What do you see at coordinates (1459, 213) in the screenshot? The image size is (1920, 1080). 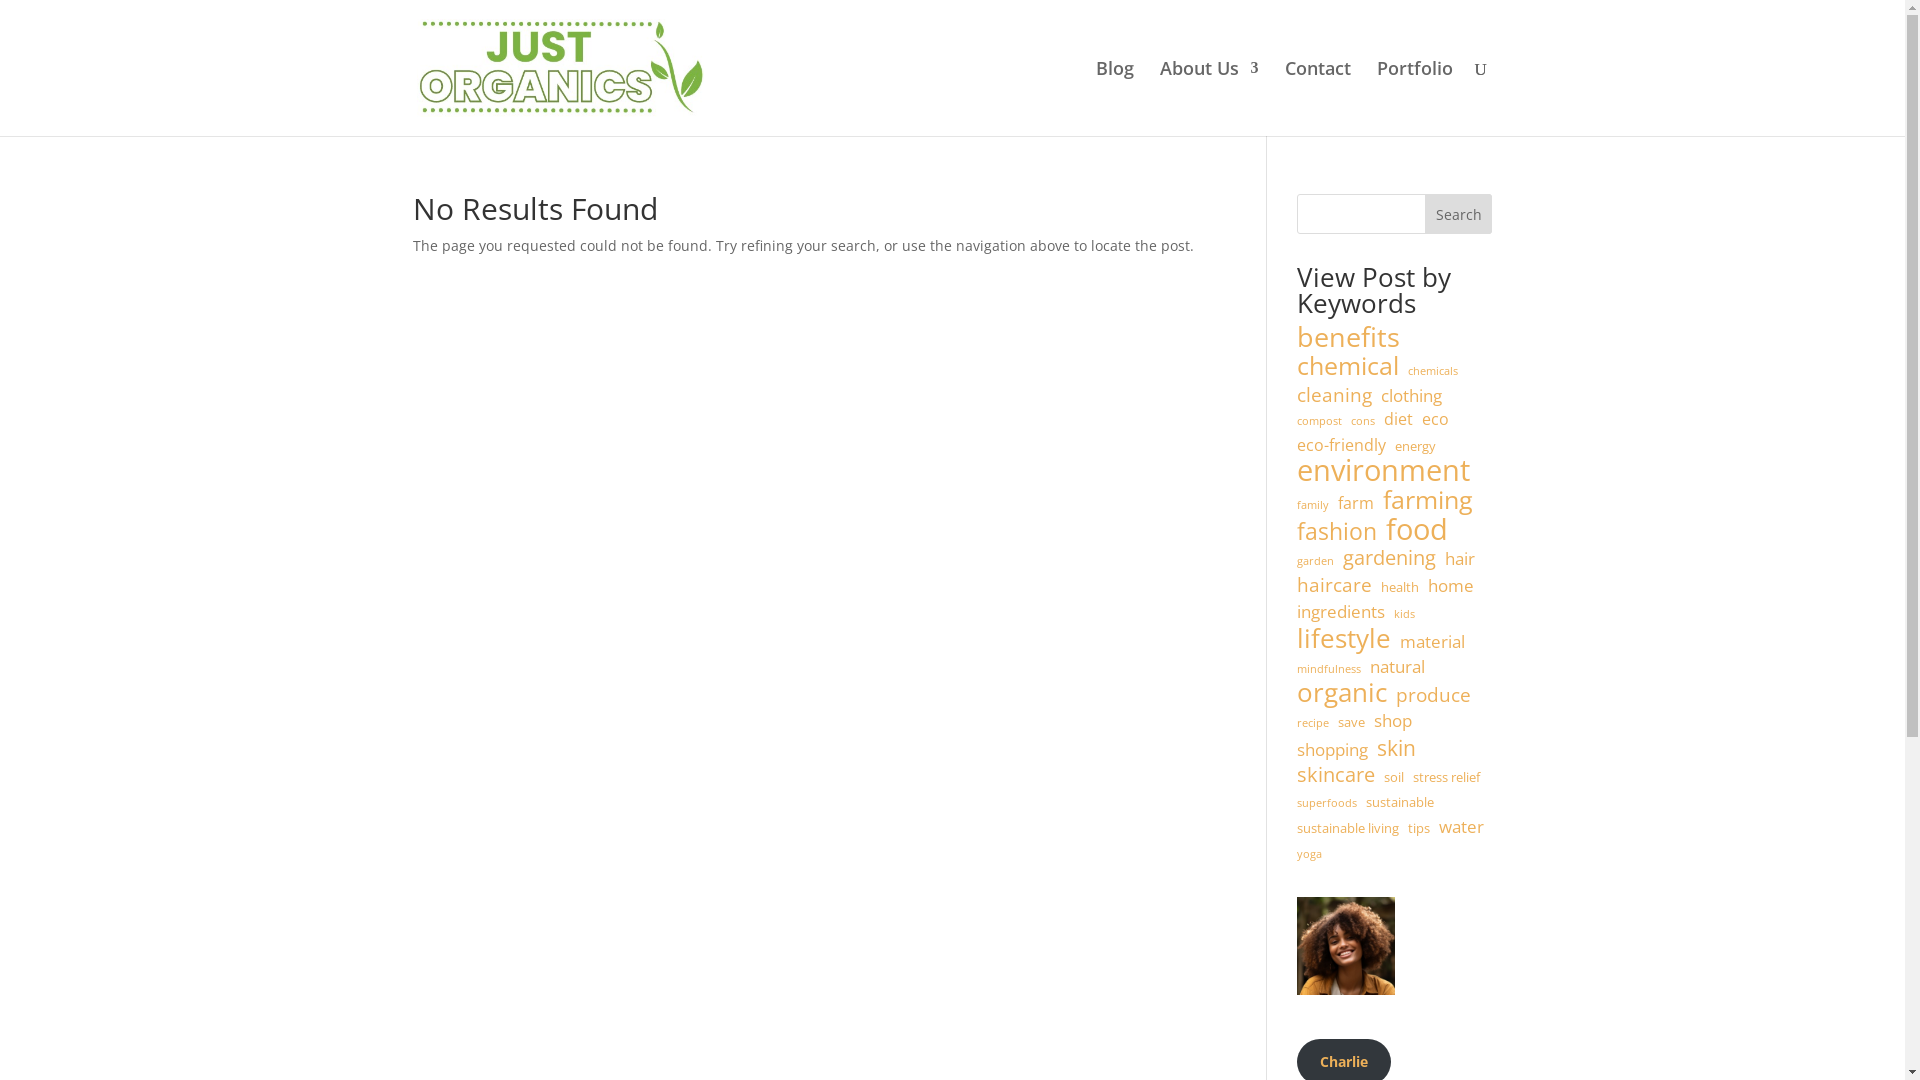 I see `'Search'` at bounding box center [1459, 213].